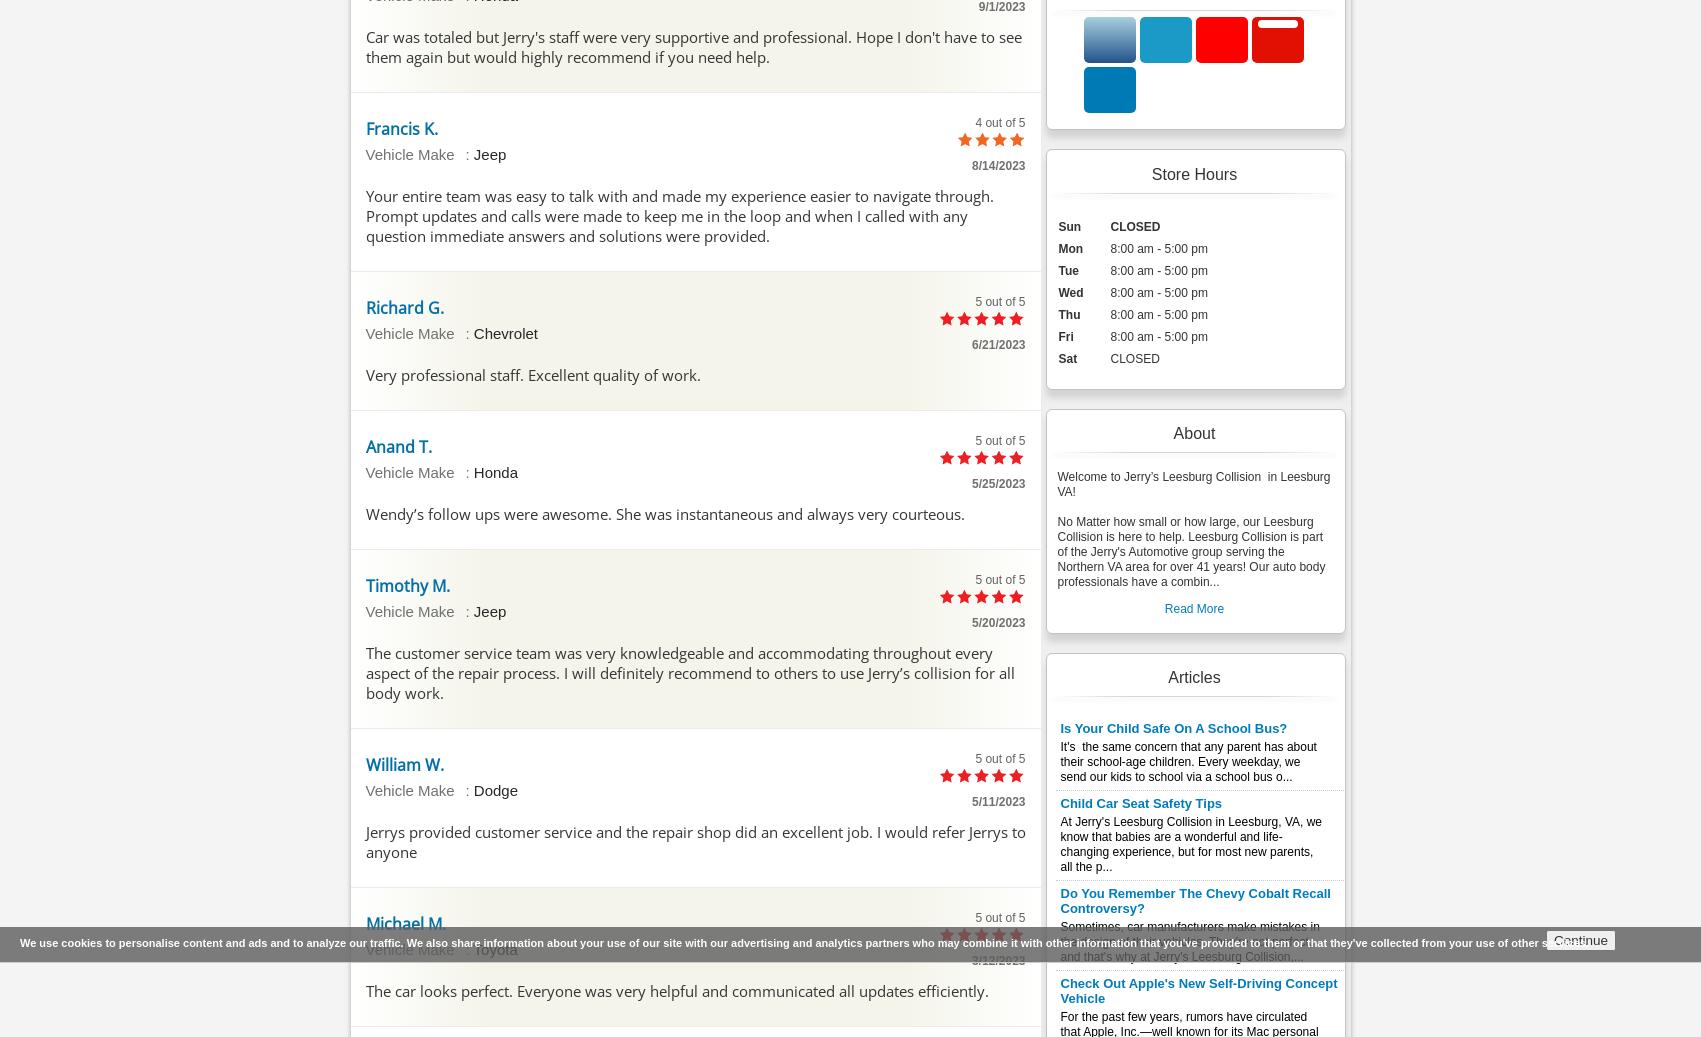 The width and height of the screenshot is (1701, 1037). What do you see at coordinates (1069, 224) in the screenshot?
I see `'Sun'` at bounding box center [1069, 224].